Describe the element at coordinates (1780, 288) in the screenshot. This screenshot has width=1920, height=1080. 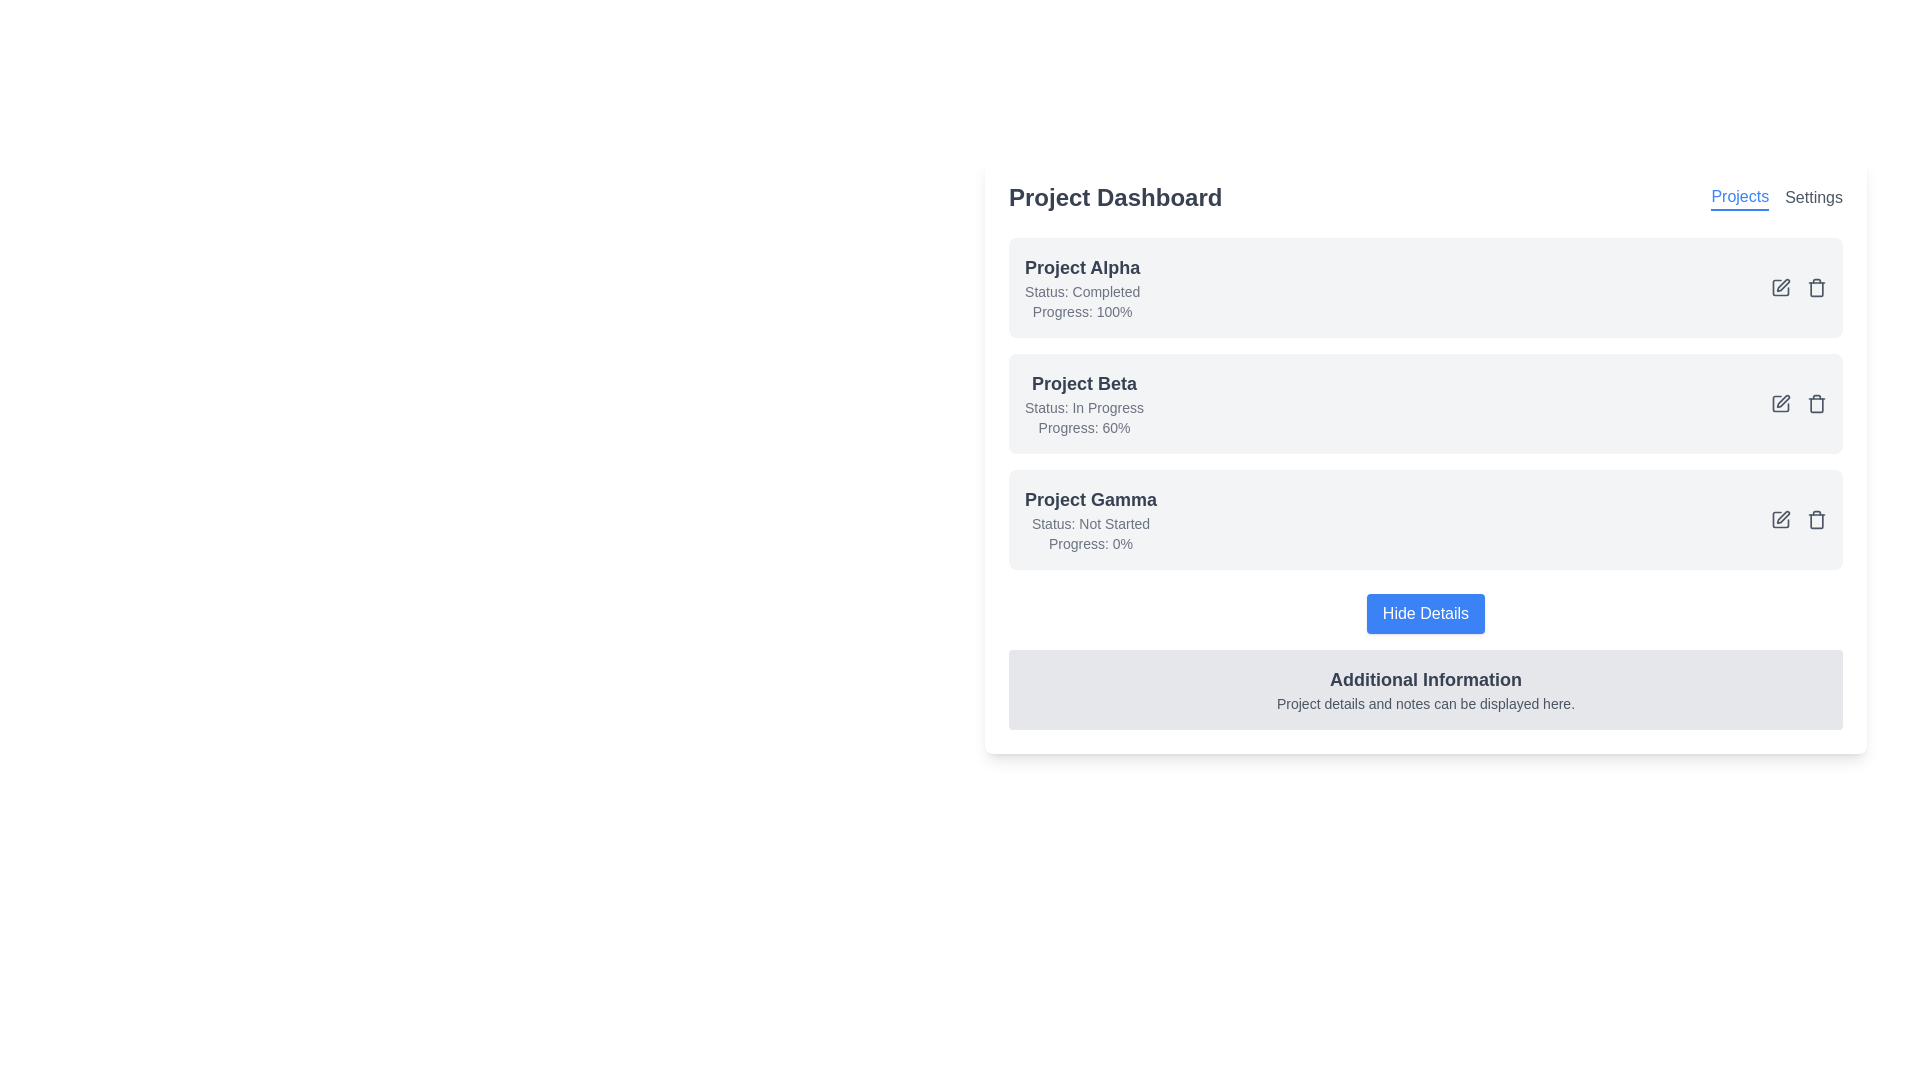
I see `the pen icon button used for editing, located in the first row next to 'Project Alpha'` at that location.